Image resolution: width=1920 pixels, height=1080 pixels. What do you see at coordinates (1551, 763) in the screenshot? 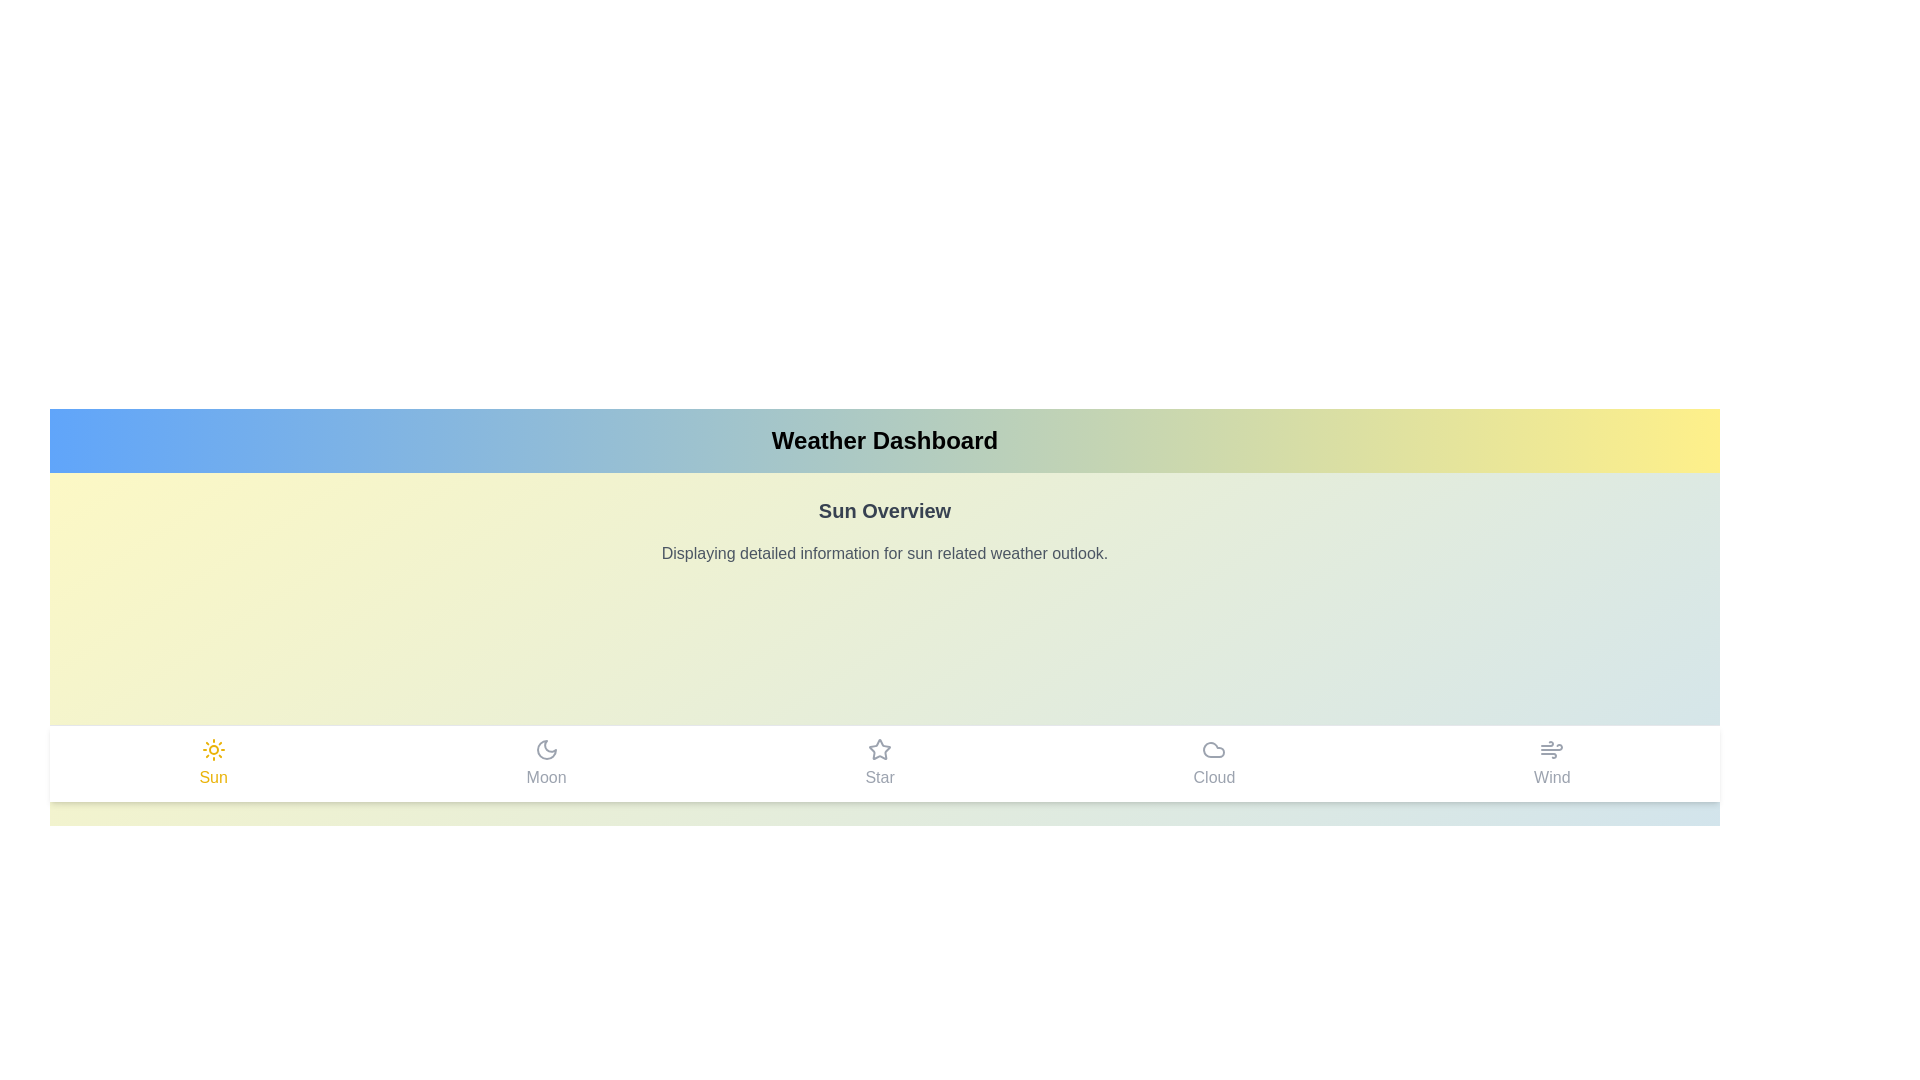
I see `the Wind tab in the navigation bar` at bounding box center [1551, 763].